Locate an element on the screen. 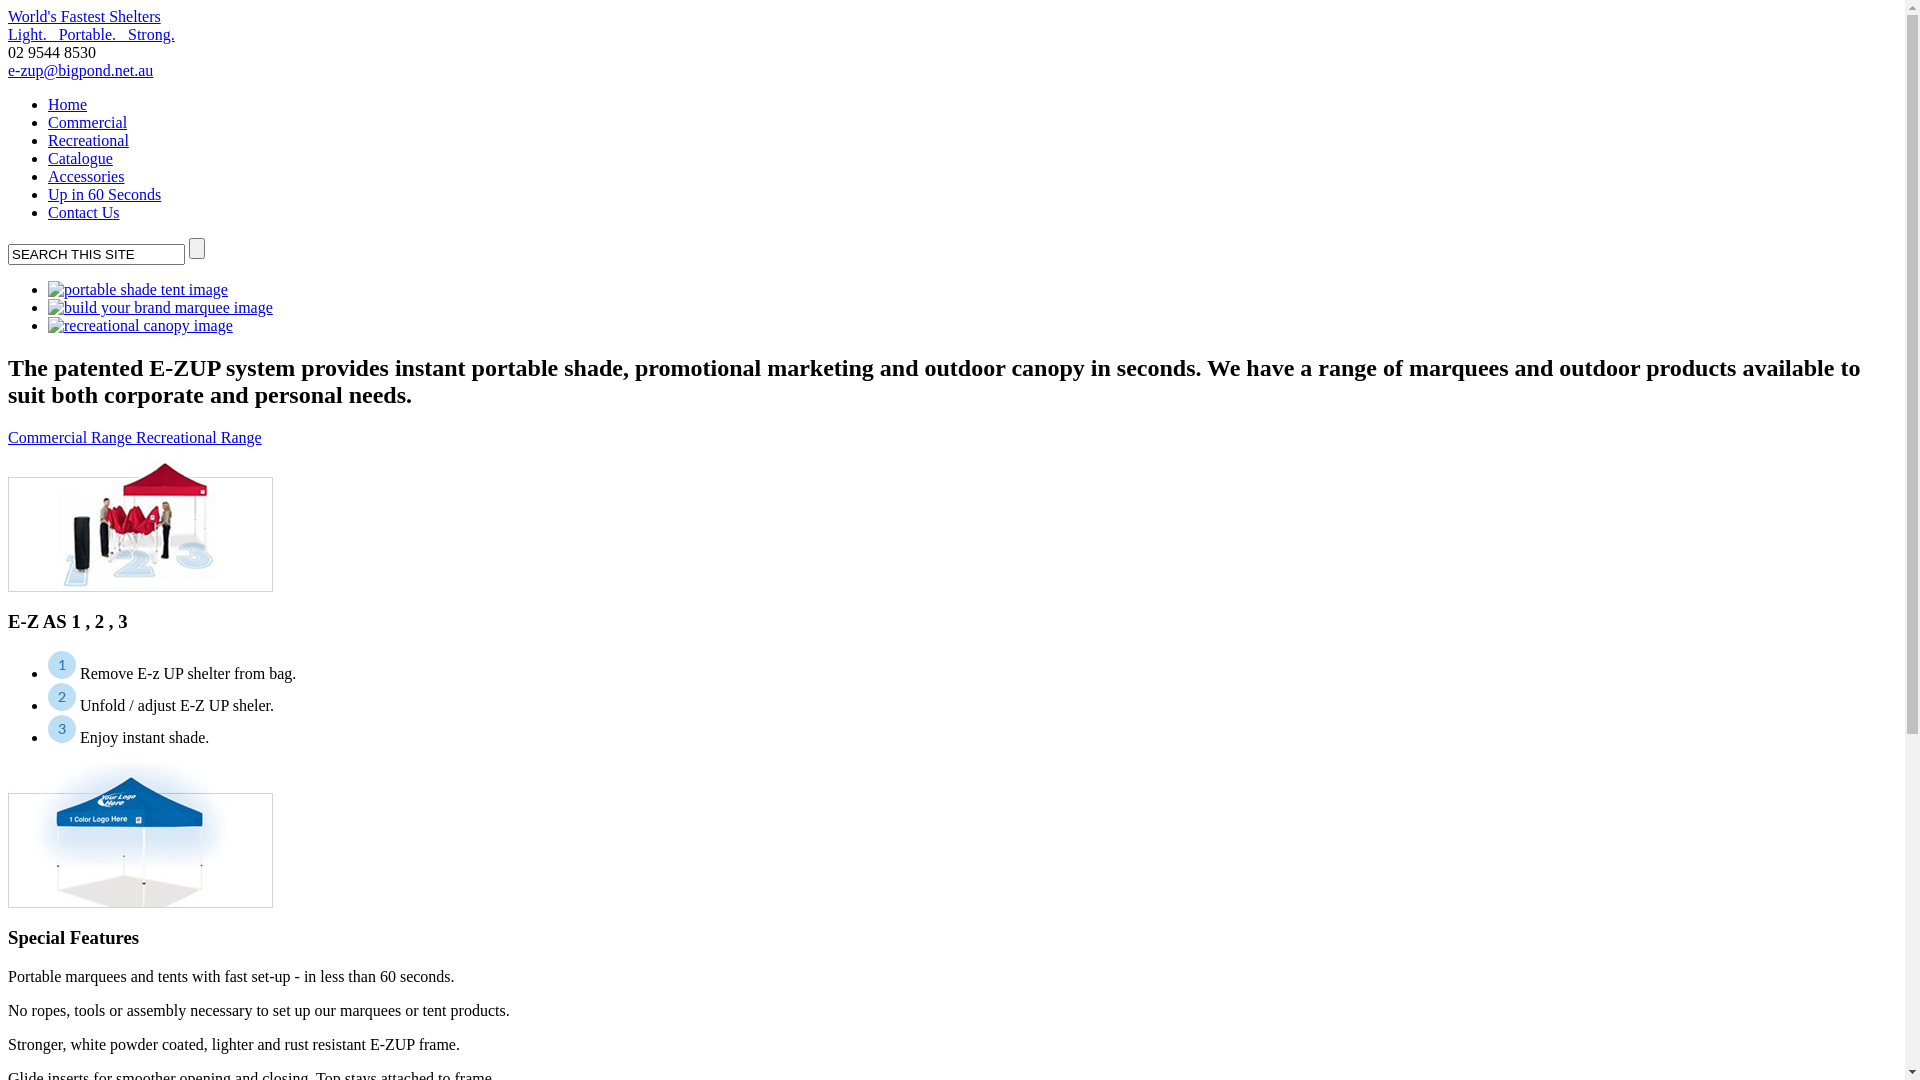  'Recreational Range' is located at coordinates (198, 436).